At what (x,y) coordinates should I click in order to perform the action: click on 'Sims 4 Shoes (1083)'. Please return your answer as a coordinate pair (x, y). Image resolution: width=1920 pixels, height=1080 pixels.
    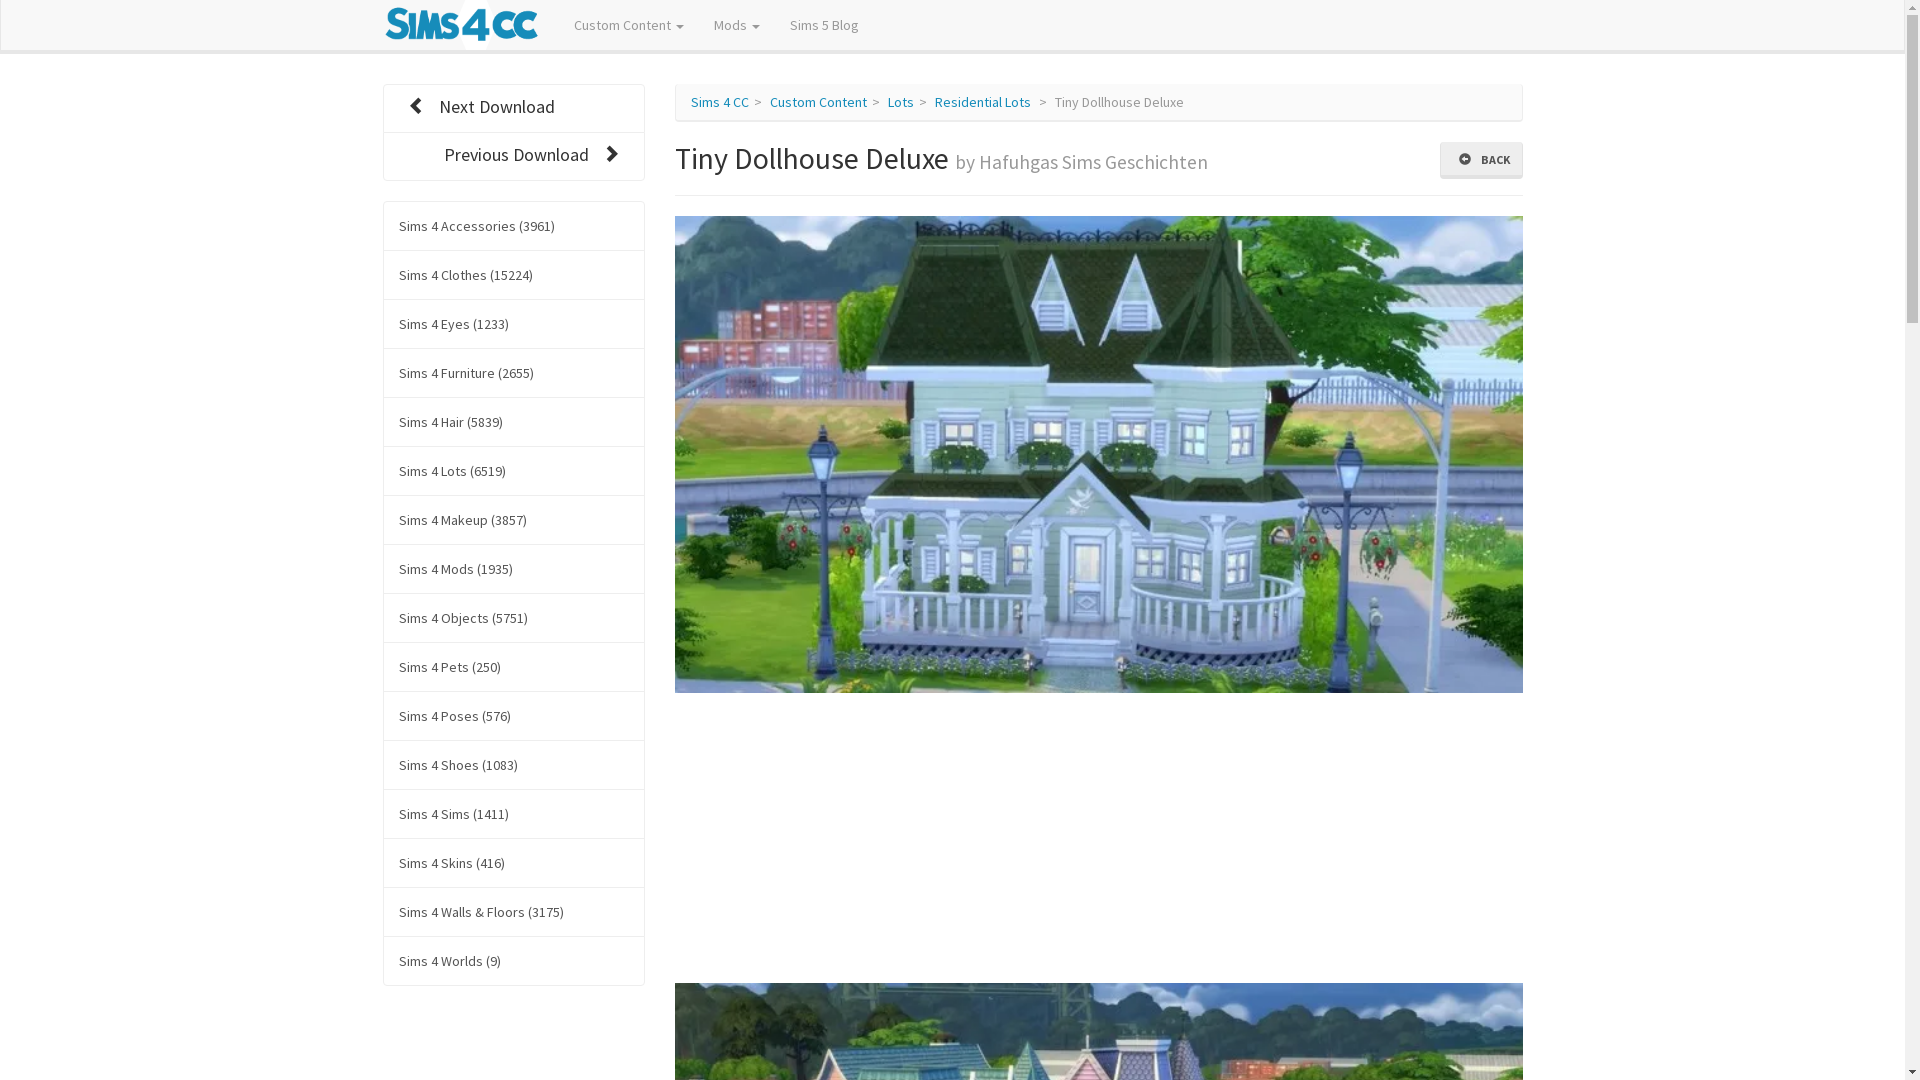
    Looking at the image, I should click on (513, 764).